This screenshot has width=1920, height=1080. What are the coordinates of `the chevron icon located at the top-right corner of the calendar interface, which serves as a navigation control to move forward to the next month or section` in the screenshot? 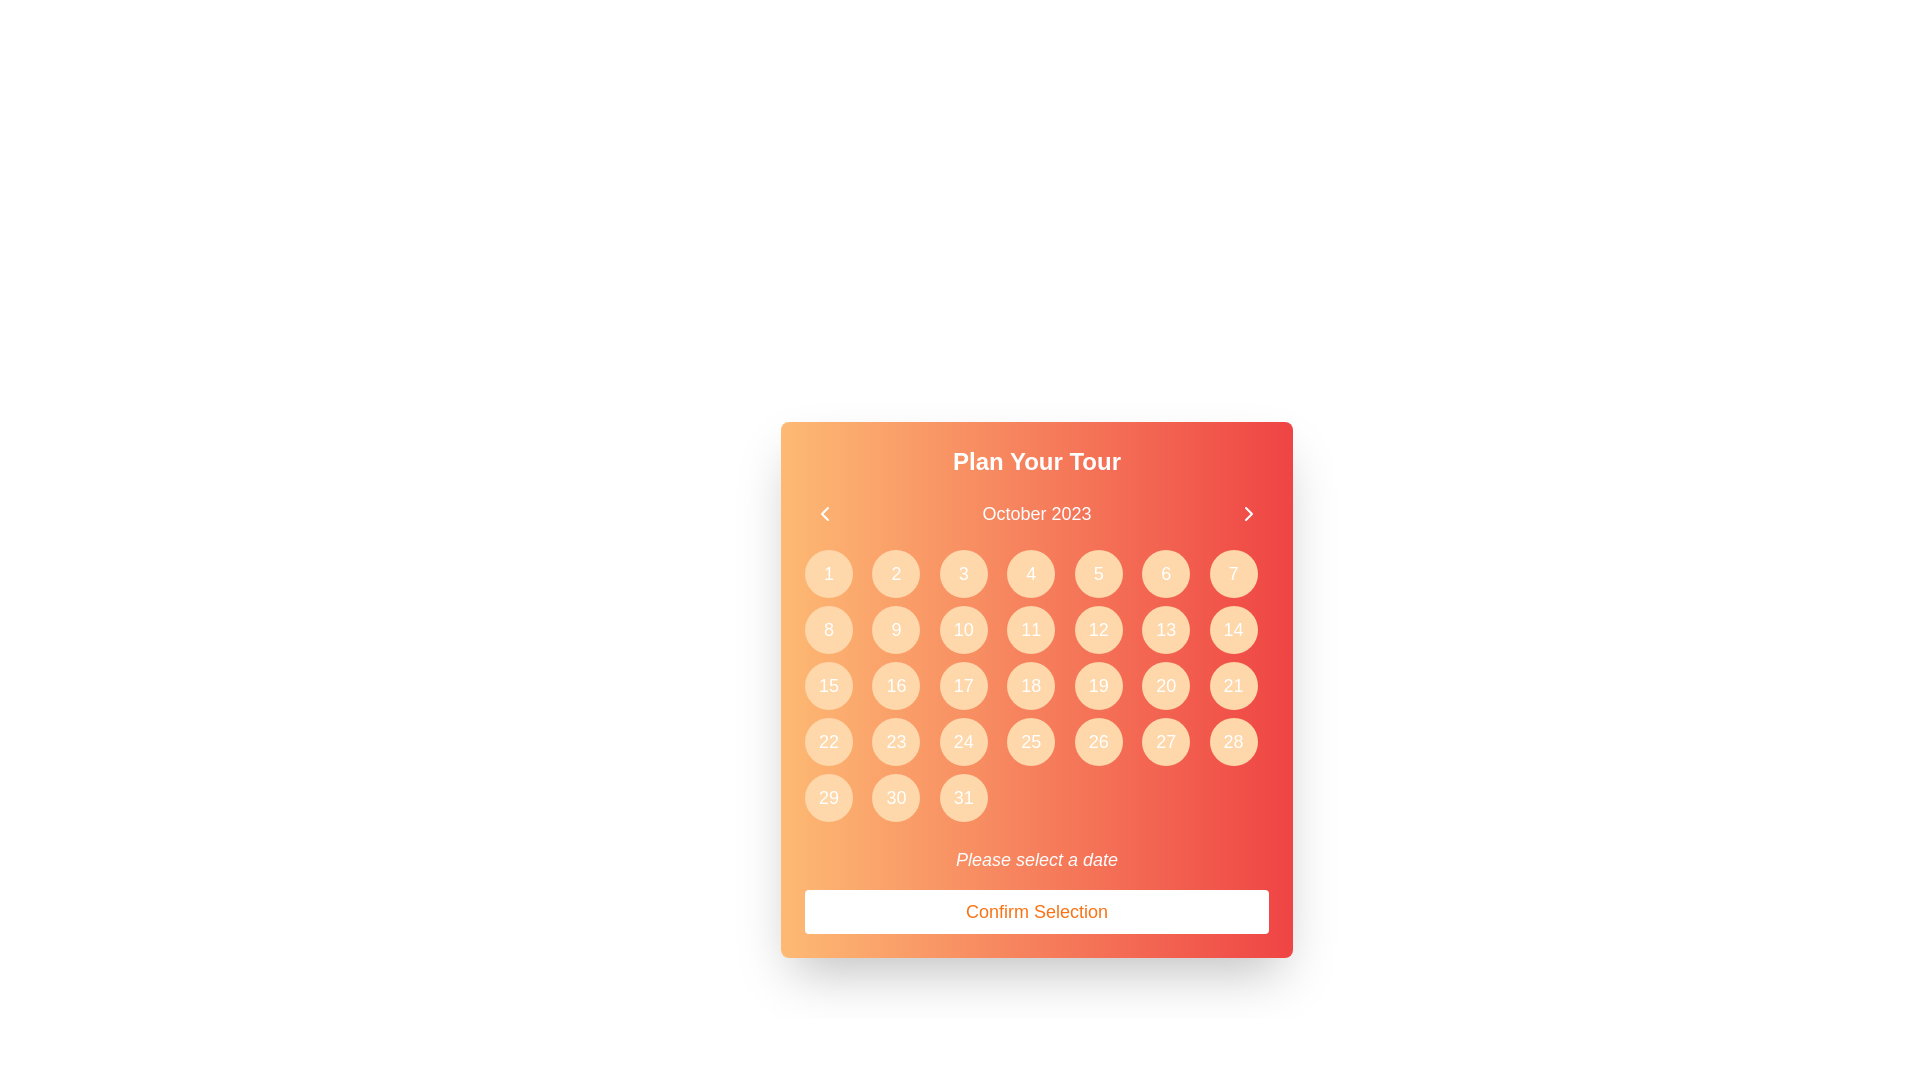 It's located at (1247, 512).